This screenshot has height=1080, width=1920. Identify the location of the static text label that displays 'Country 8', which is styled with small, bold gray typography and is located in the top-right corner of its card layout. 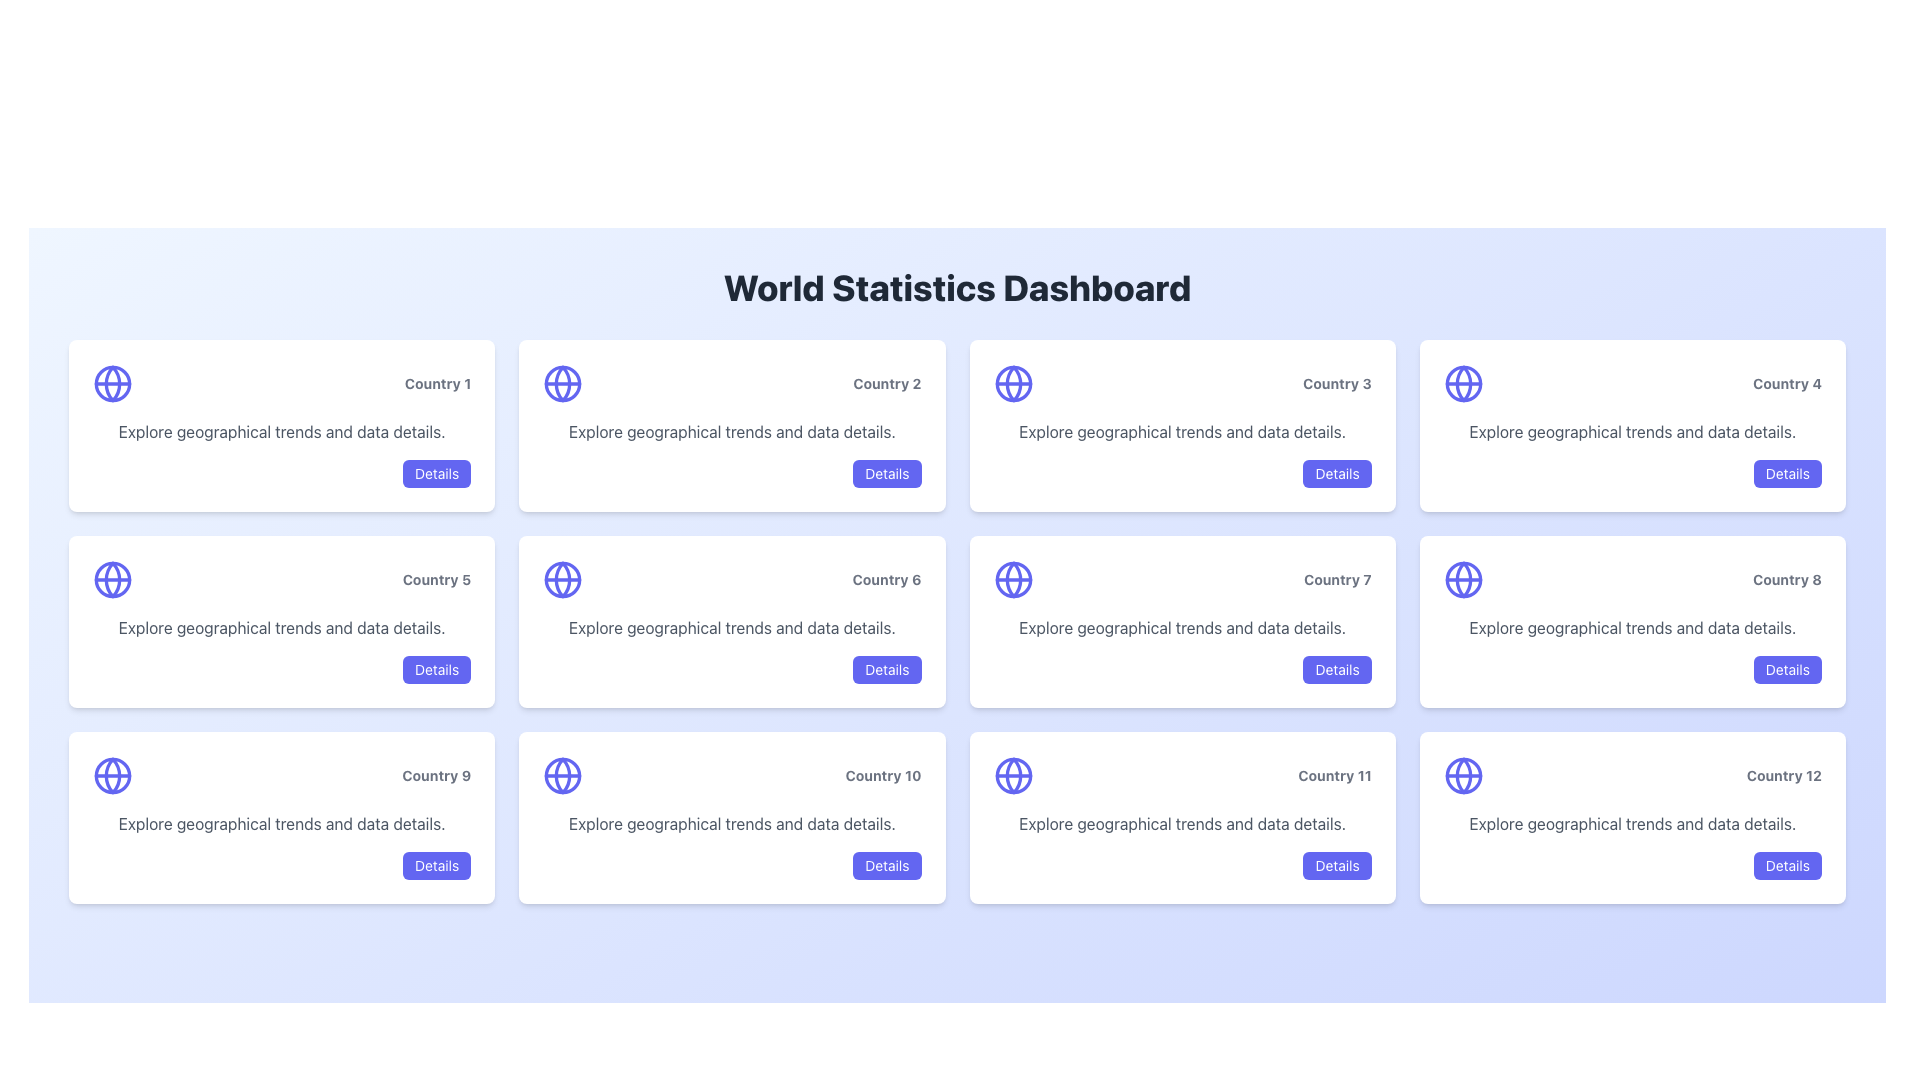
(1787, 579).